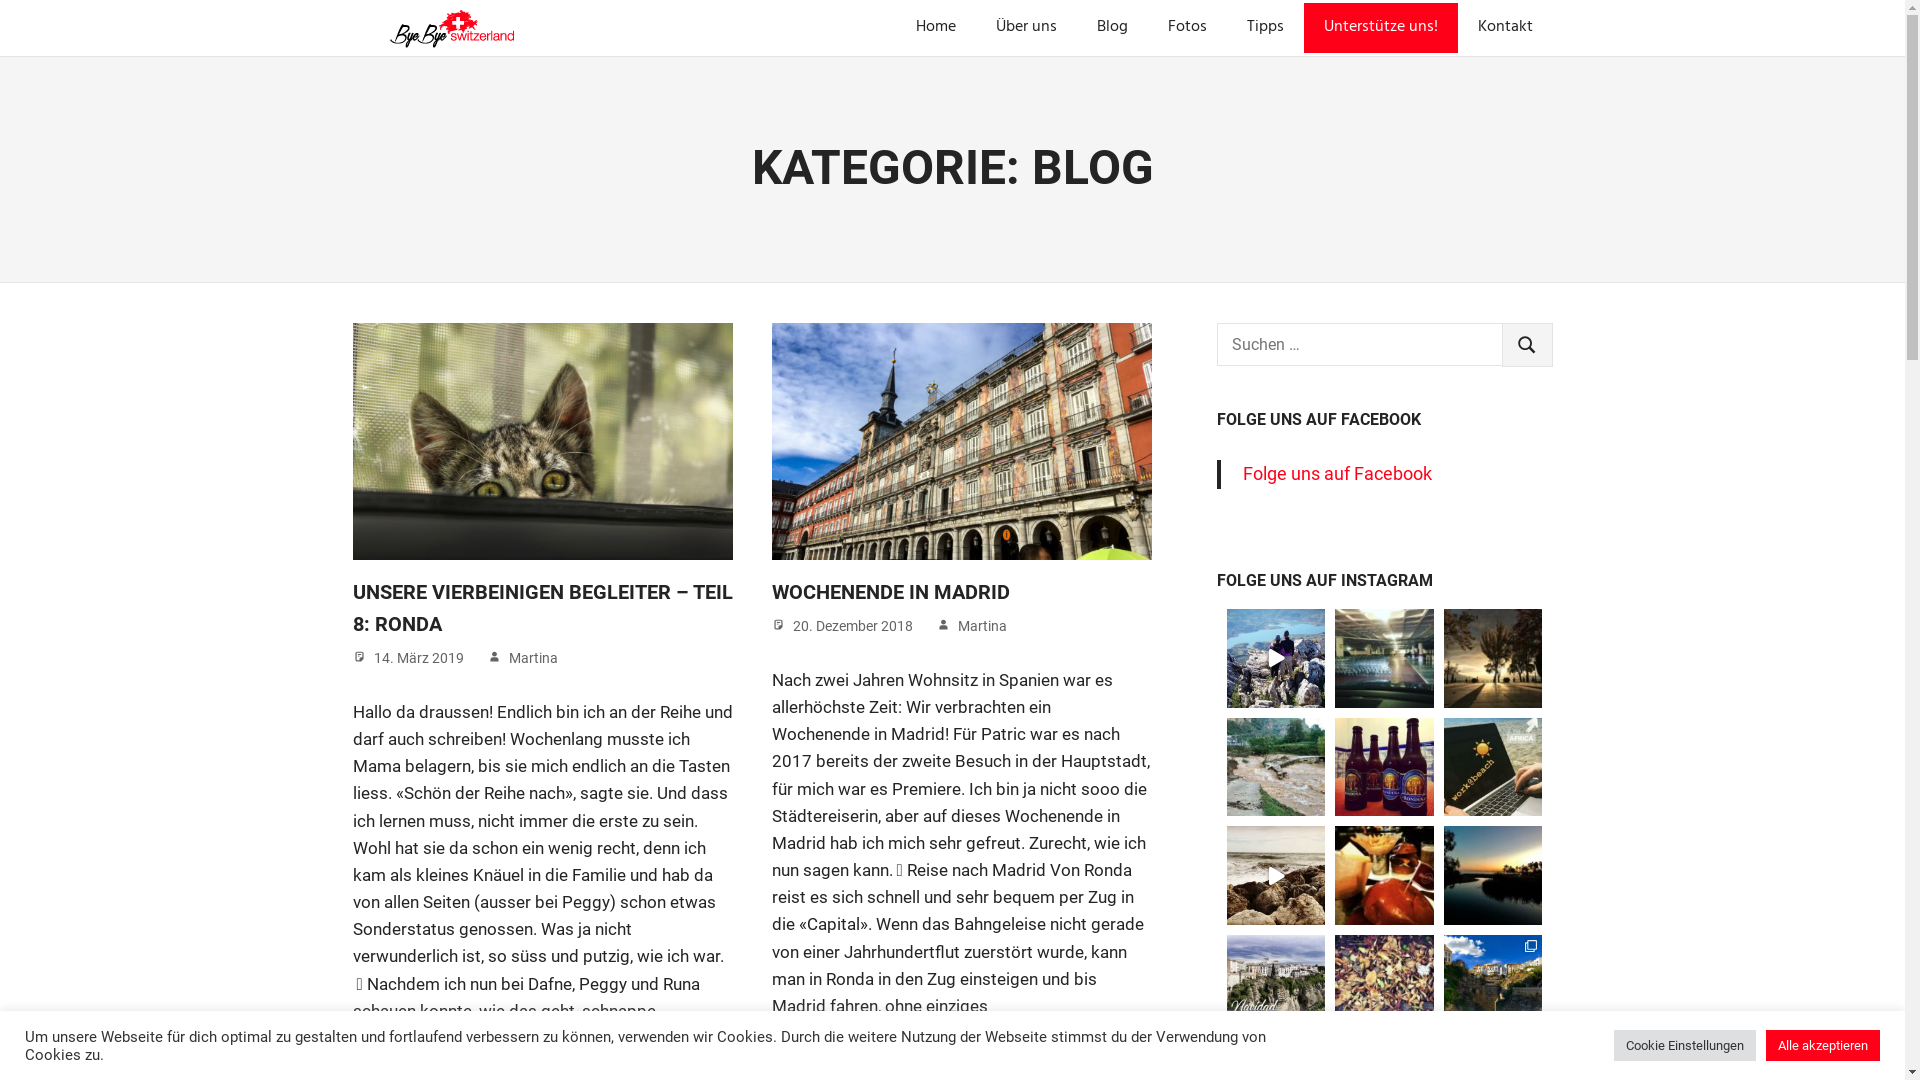 The width and height of the screenshot is (1920, 1080). What do you see at coordinates (1683, 1044) in the screenshot?
I see `'Cookie Einstellungen'` at bounding box center [1683, 1044].